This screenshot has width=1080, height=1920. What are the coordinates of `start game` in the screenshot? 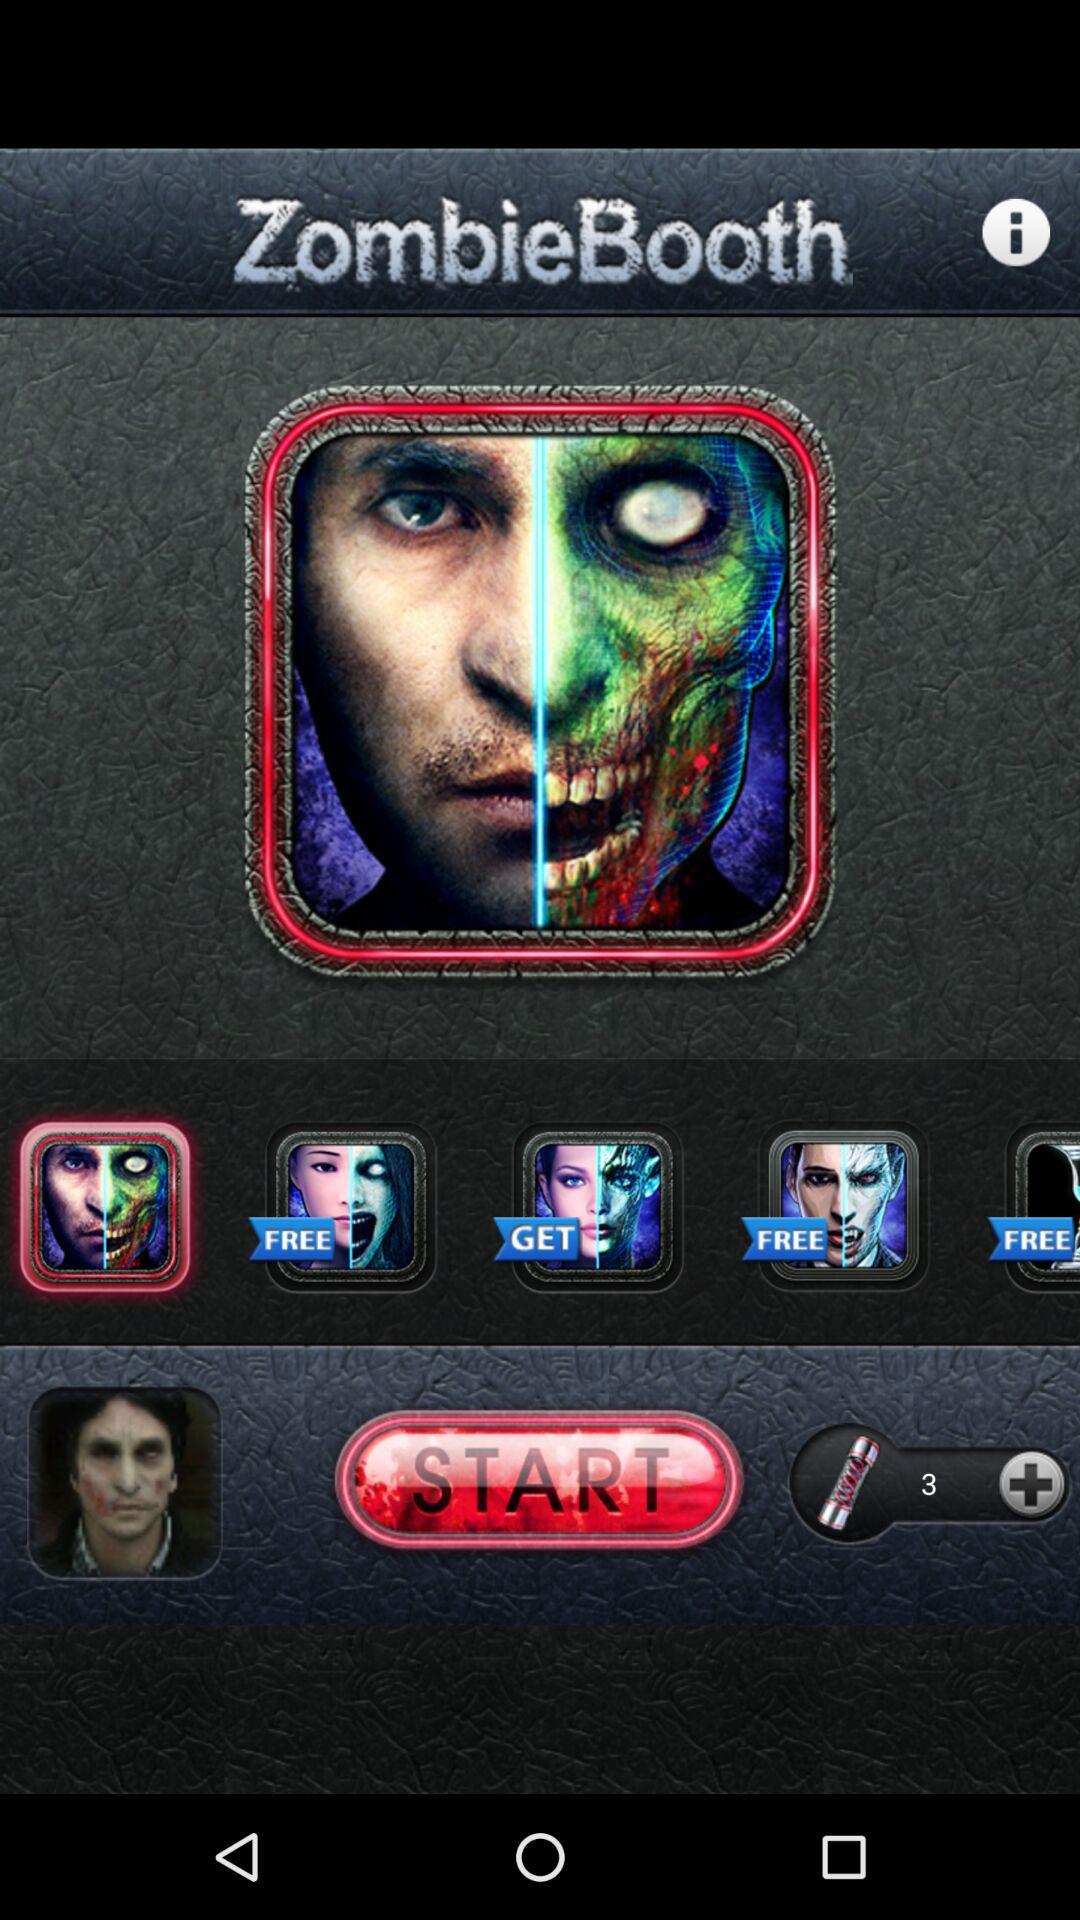 It's located at (538, 1483).